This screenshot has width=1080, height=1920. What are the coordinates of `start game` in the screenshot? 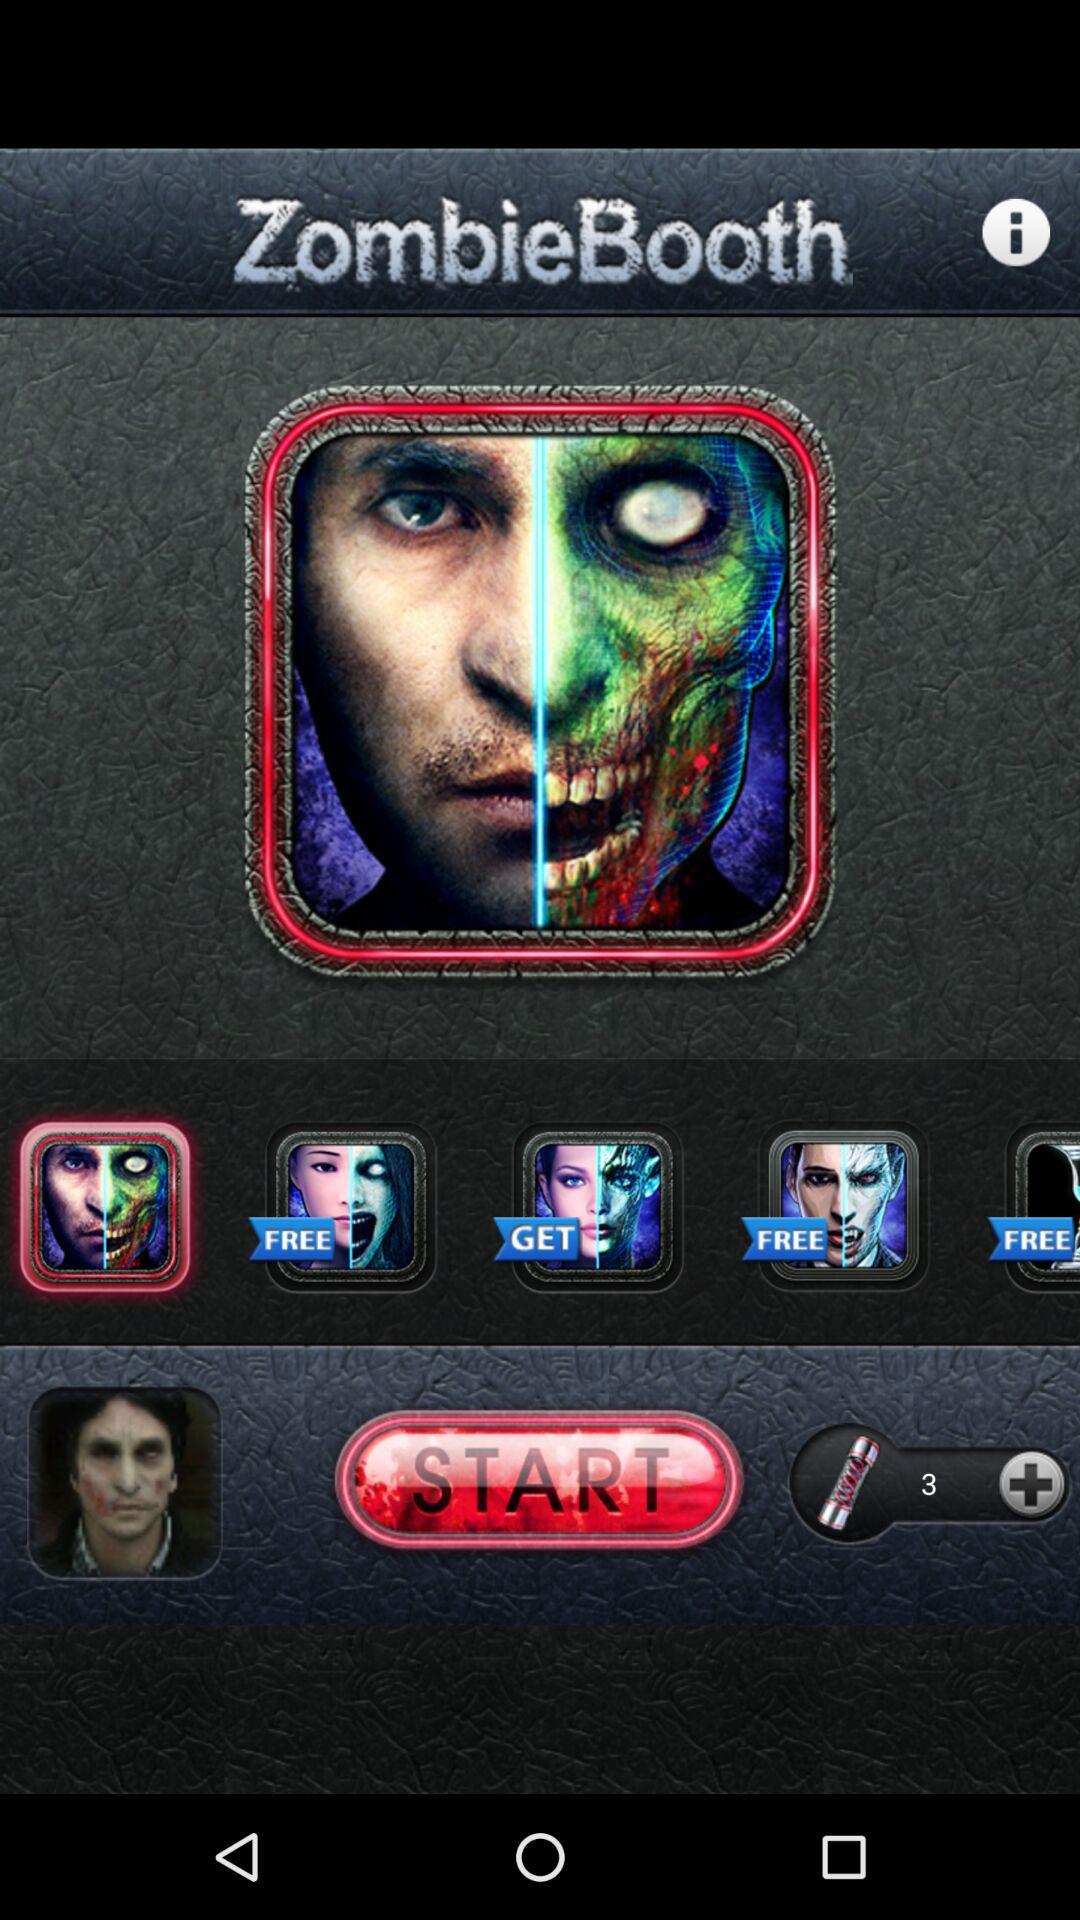 It's located at (538, 1483).